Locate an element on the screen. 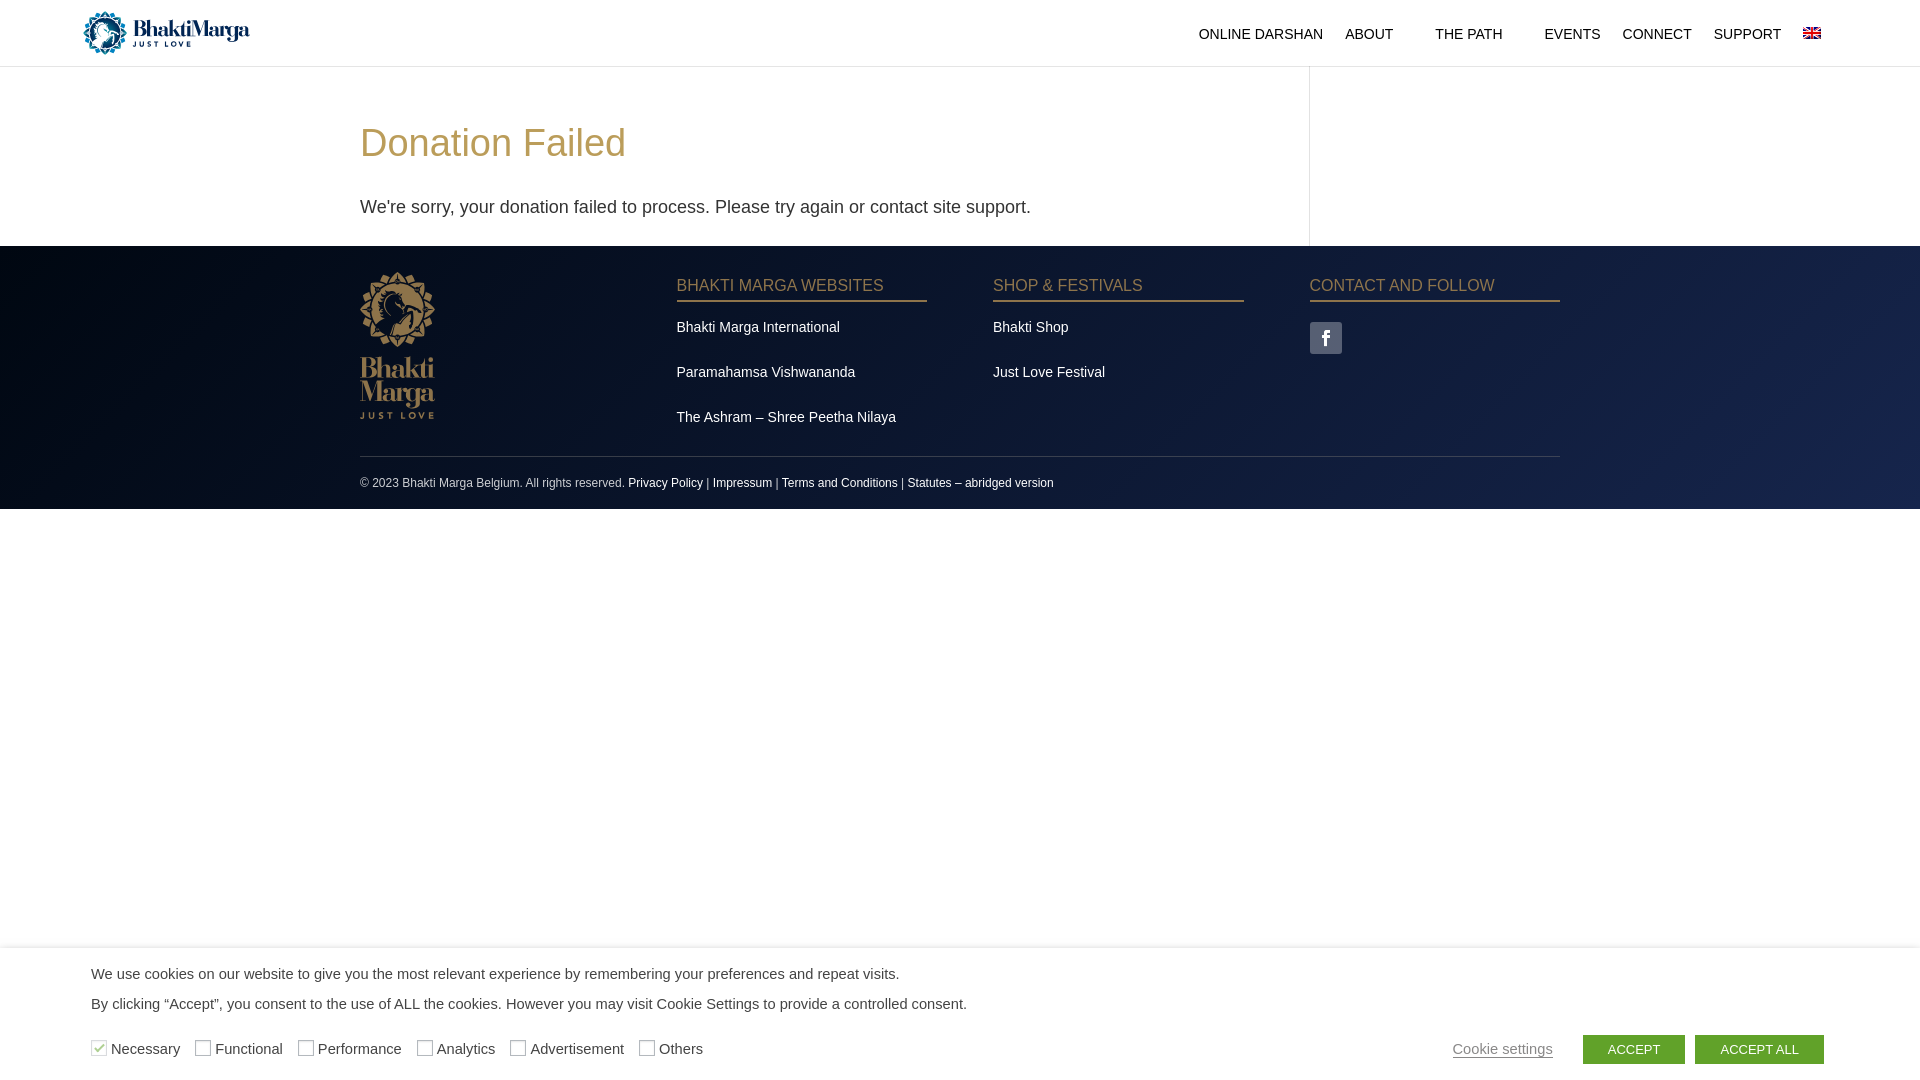 The width and height of the screenshot is (1920, 1080). 'Follow on Facebook' is located at coordinates (1325, 337).